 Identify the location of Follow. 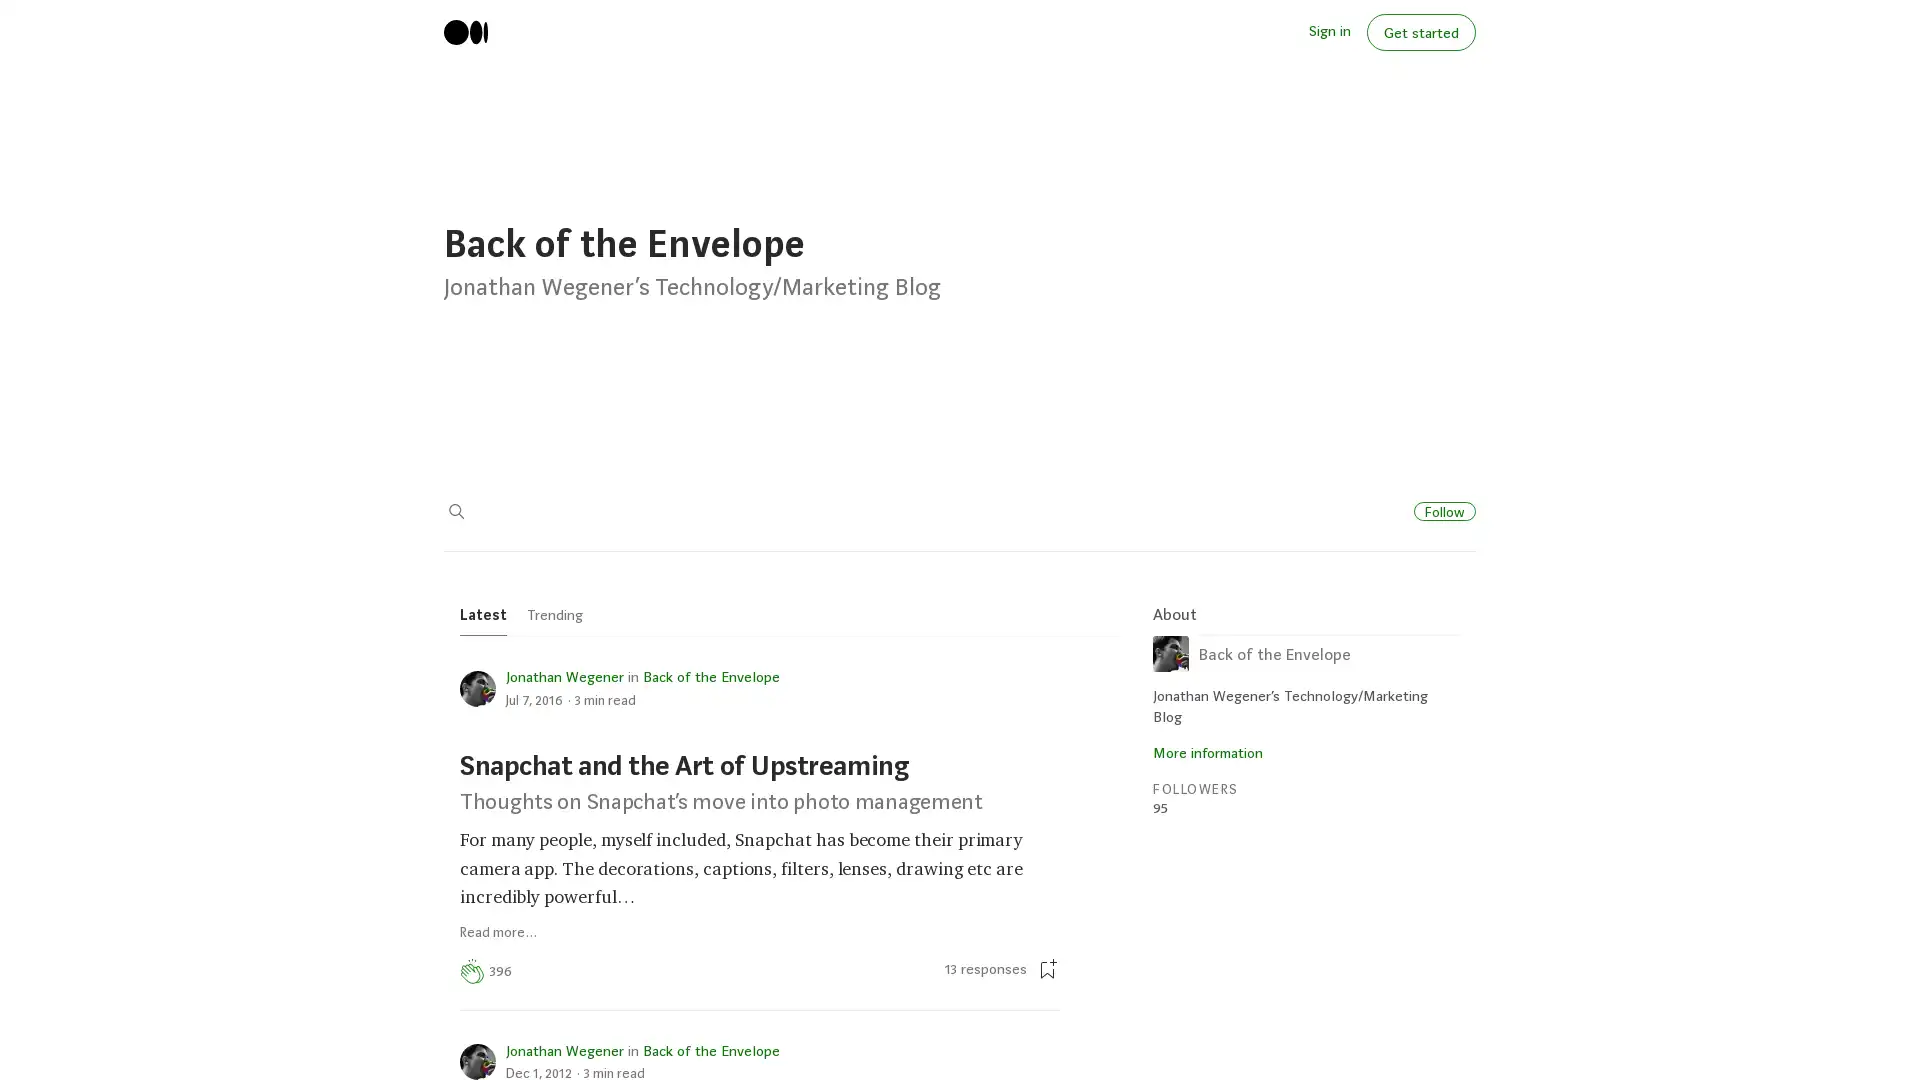
(1444, 509).